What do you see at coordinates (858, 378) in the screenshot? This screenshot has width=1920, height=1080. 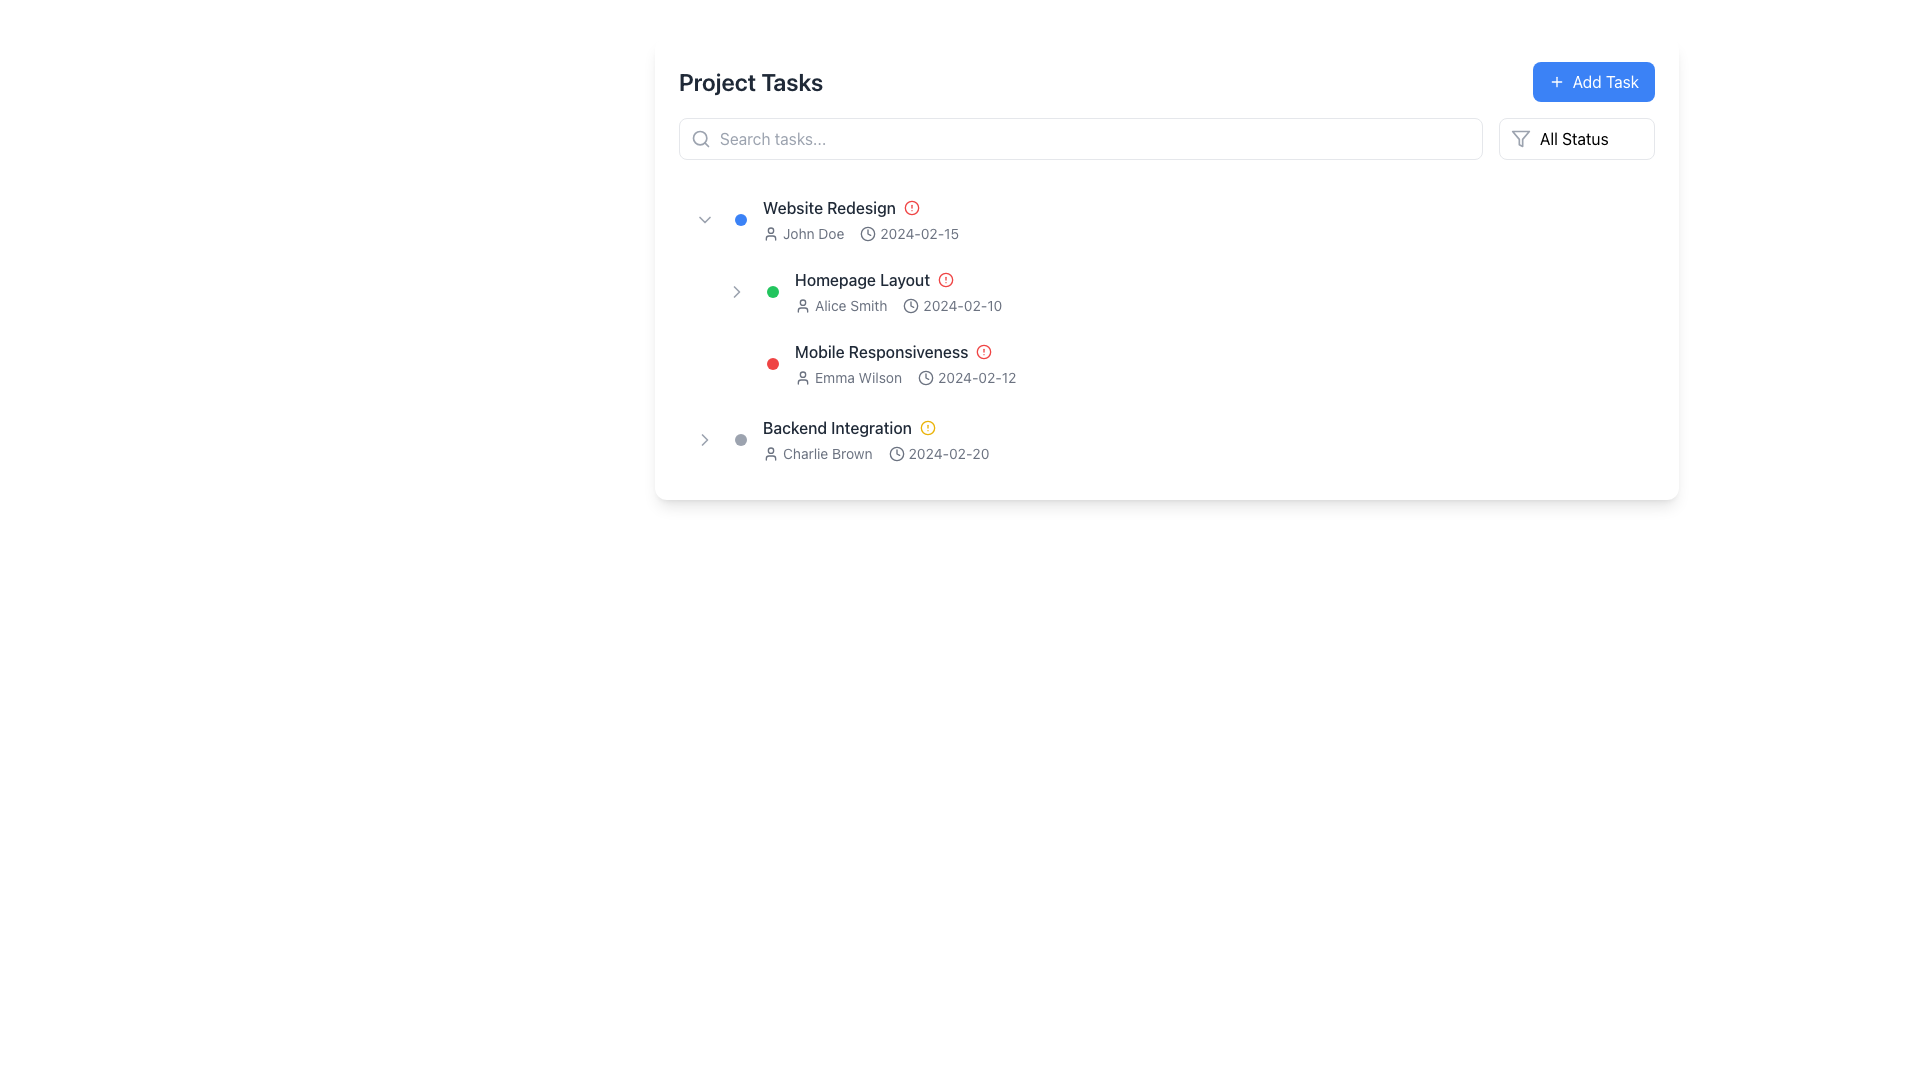 I see `the third Text label in the hierarchical task list that identifies the individual assigned to the task 'Mobile Responsiveness'` at bounding box center [858, 378].